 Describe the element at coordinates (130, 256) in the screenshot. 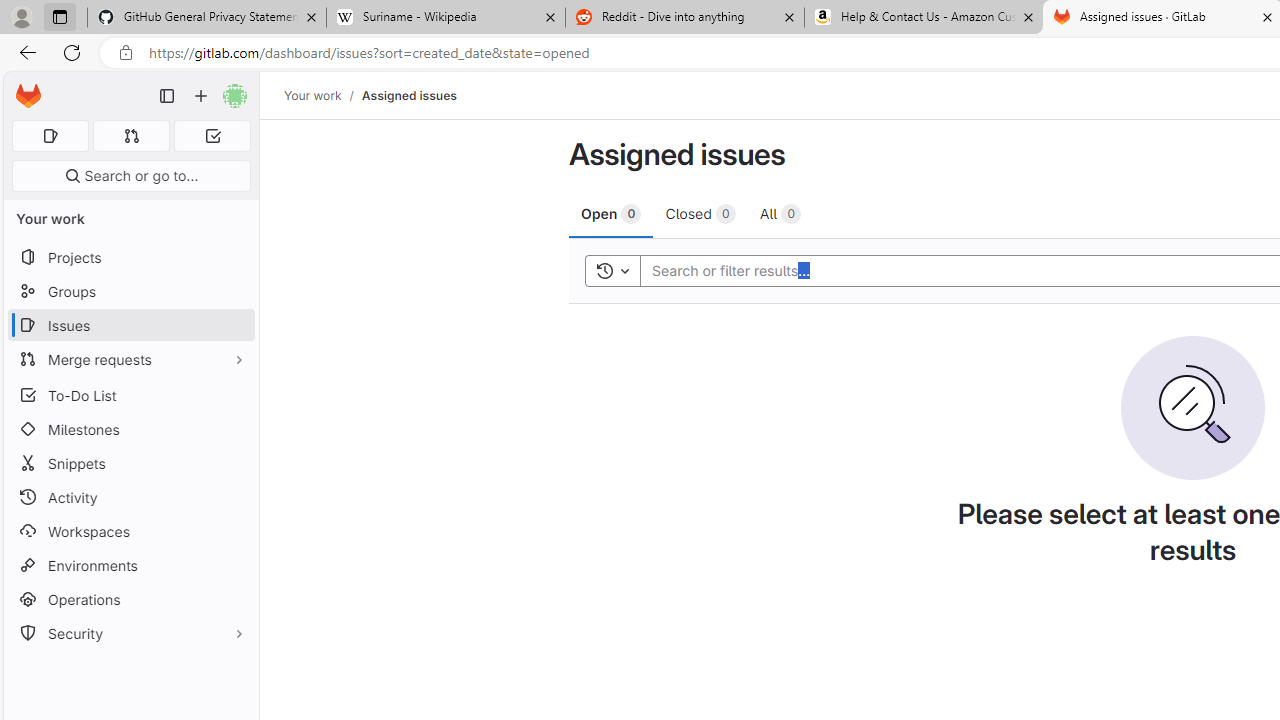

I see `'Projects'` at that location.